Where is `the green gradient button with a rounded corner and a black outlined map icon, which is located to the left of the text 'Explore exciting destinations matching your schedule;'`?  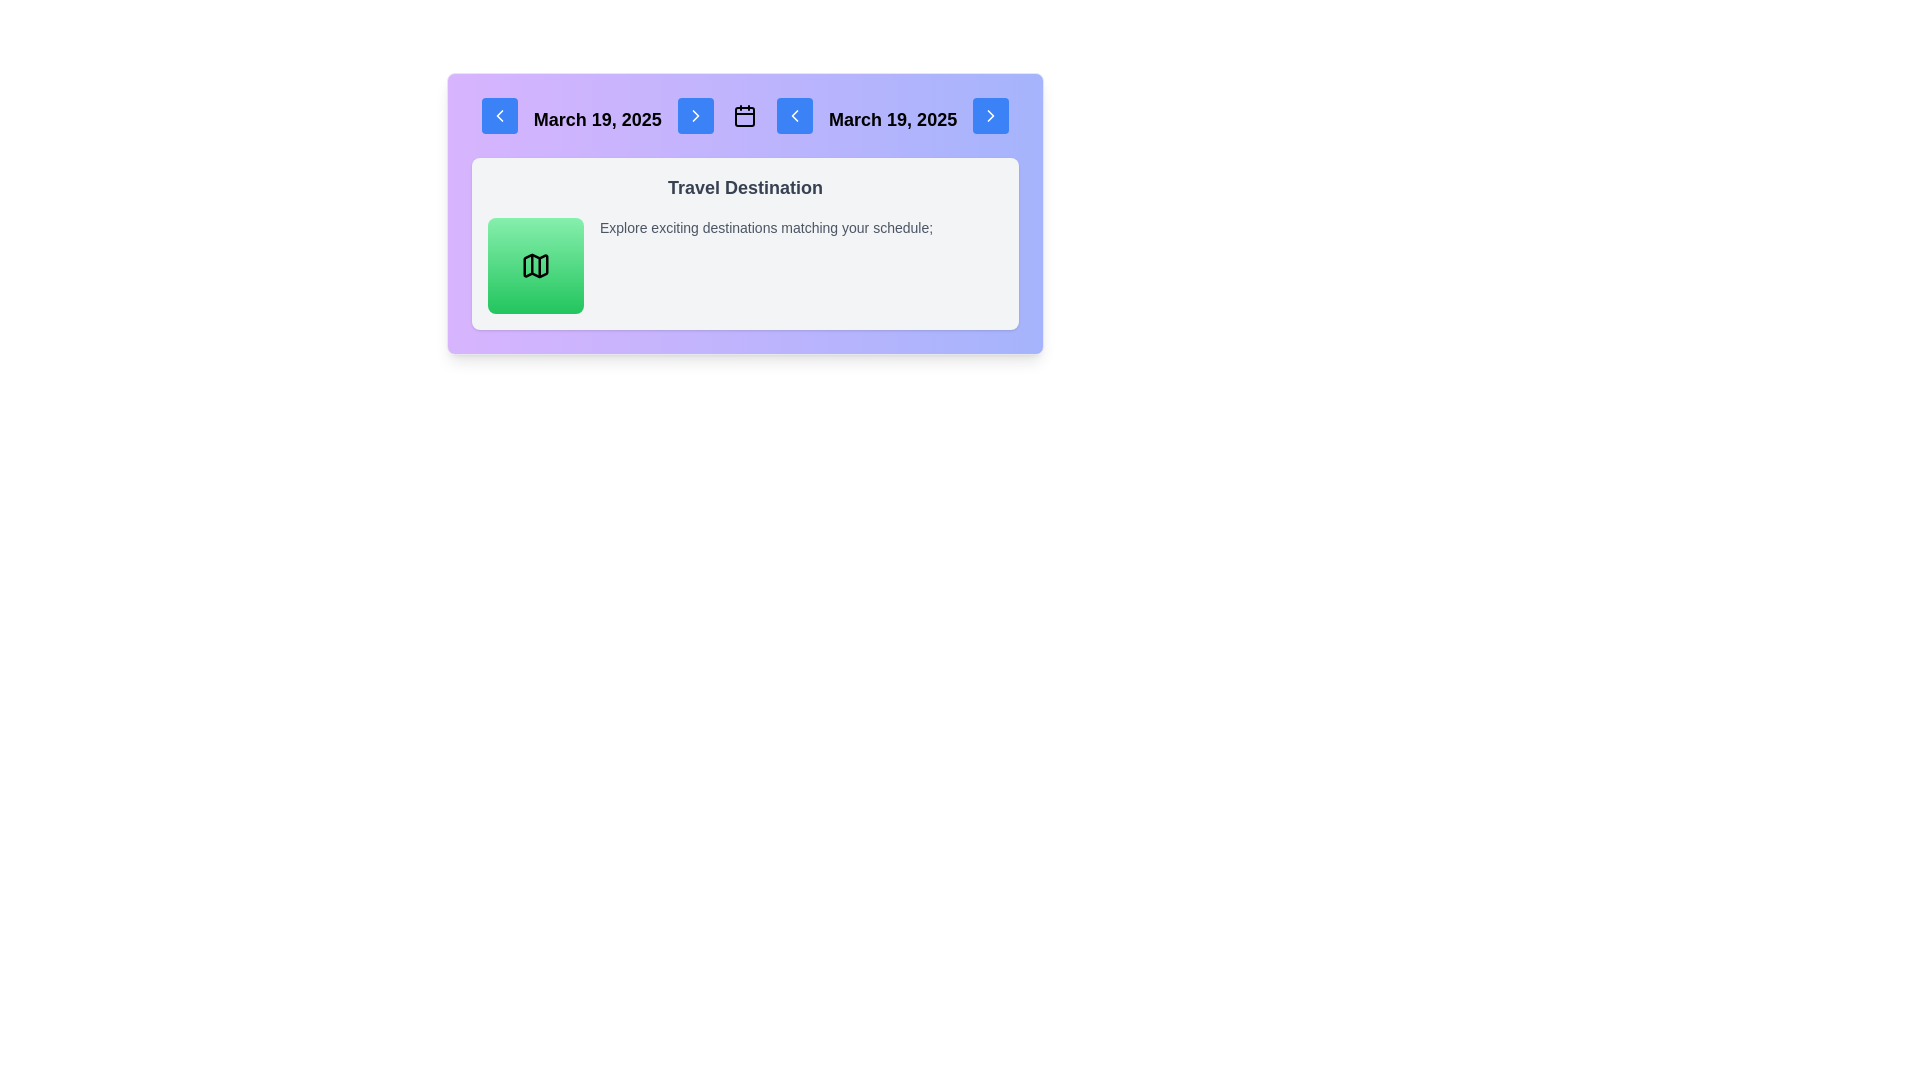
the green gradient button with a rounded corner and a black outlined map icon, which is located to the left of the text 'Explore exciting destinations matching your schedule;' is located at coordinates (536, 265).